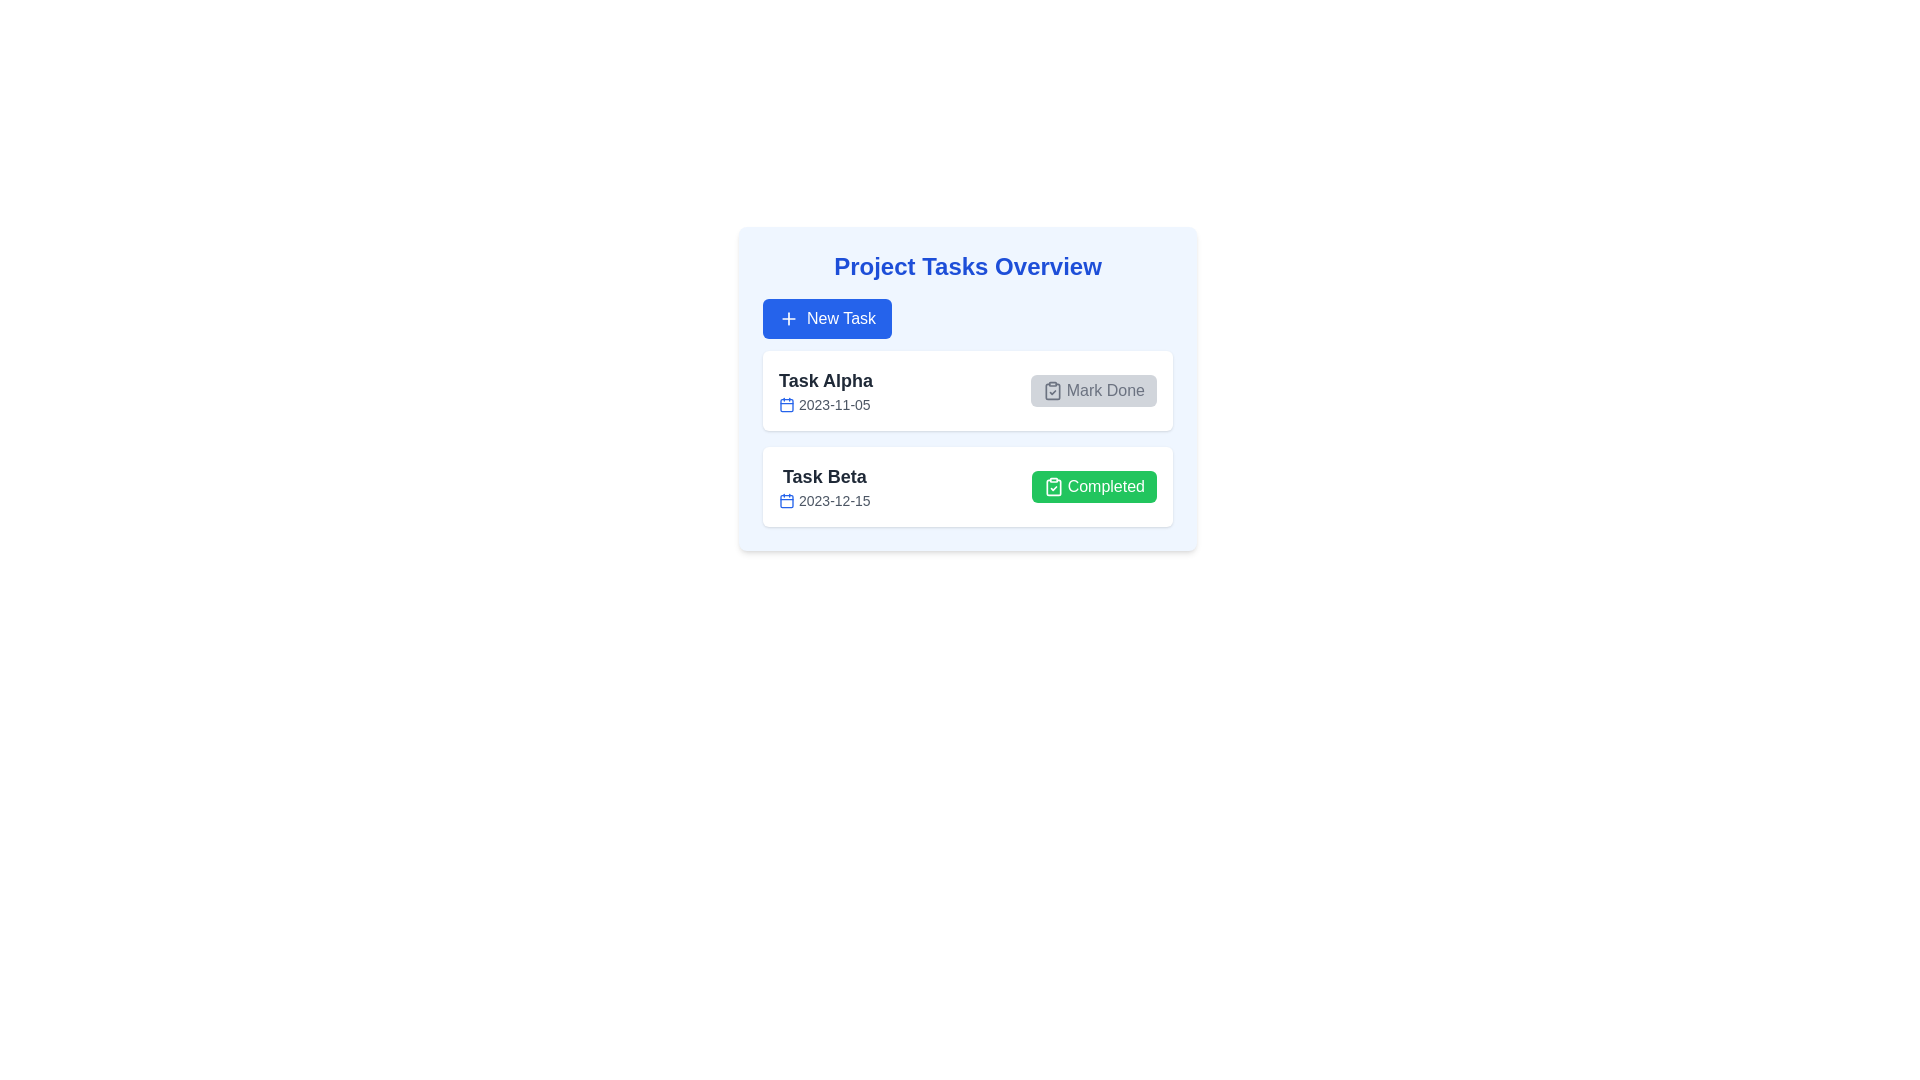 This screenshot has height=1080, width=1920. I want to click on the 'New Task' button with a blue background and a white '+' icon located below the 'Project Tasks Overview' title, so click(827, 318).